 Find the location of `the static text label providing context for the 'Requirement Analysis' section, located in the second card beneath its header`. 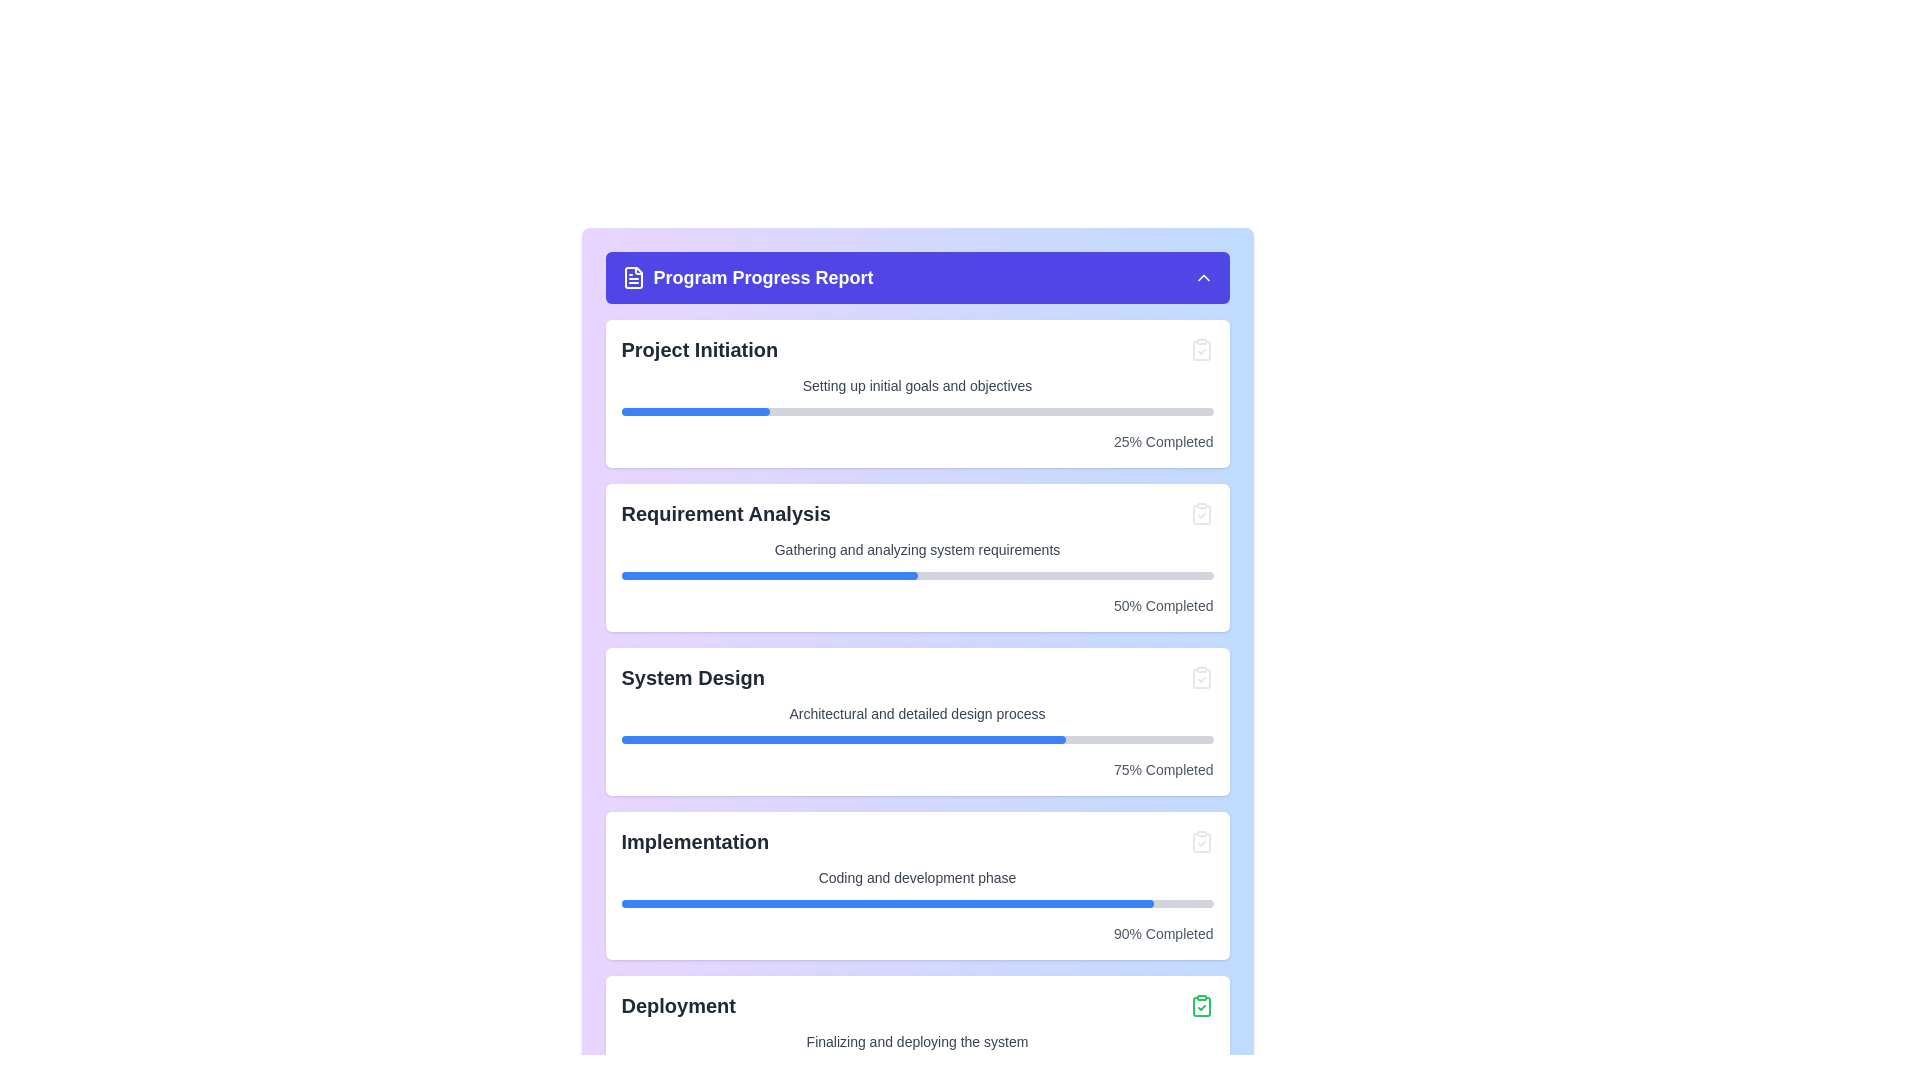

the static text label providing context for the 'Requirement Analysis' section, located in the second card beneath its header is located at coordinates (916, 550).